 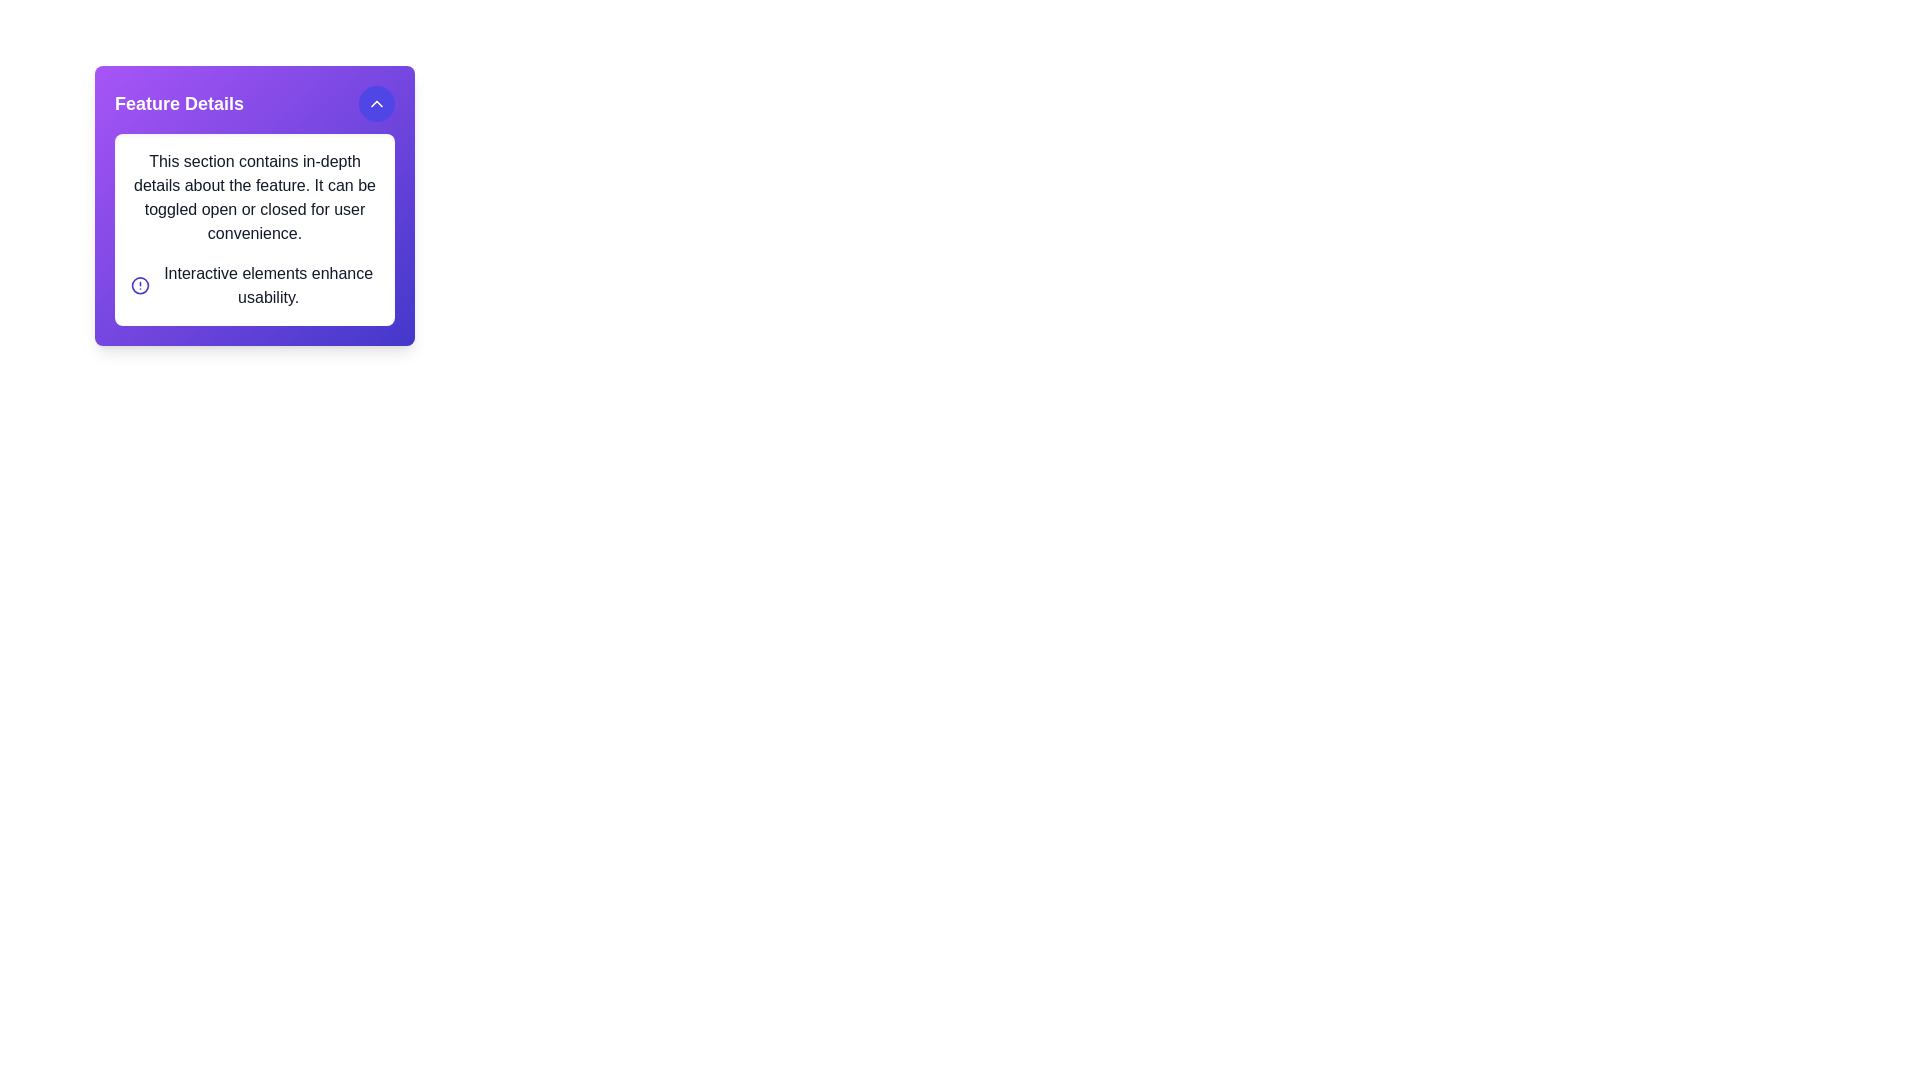 What do you see at coordinates (253, 197) in the screenshot?
I see `the informational text element located directly below the title 'Feature Details', which serves to provide context and details to the user` at bounding box center [253, 197].